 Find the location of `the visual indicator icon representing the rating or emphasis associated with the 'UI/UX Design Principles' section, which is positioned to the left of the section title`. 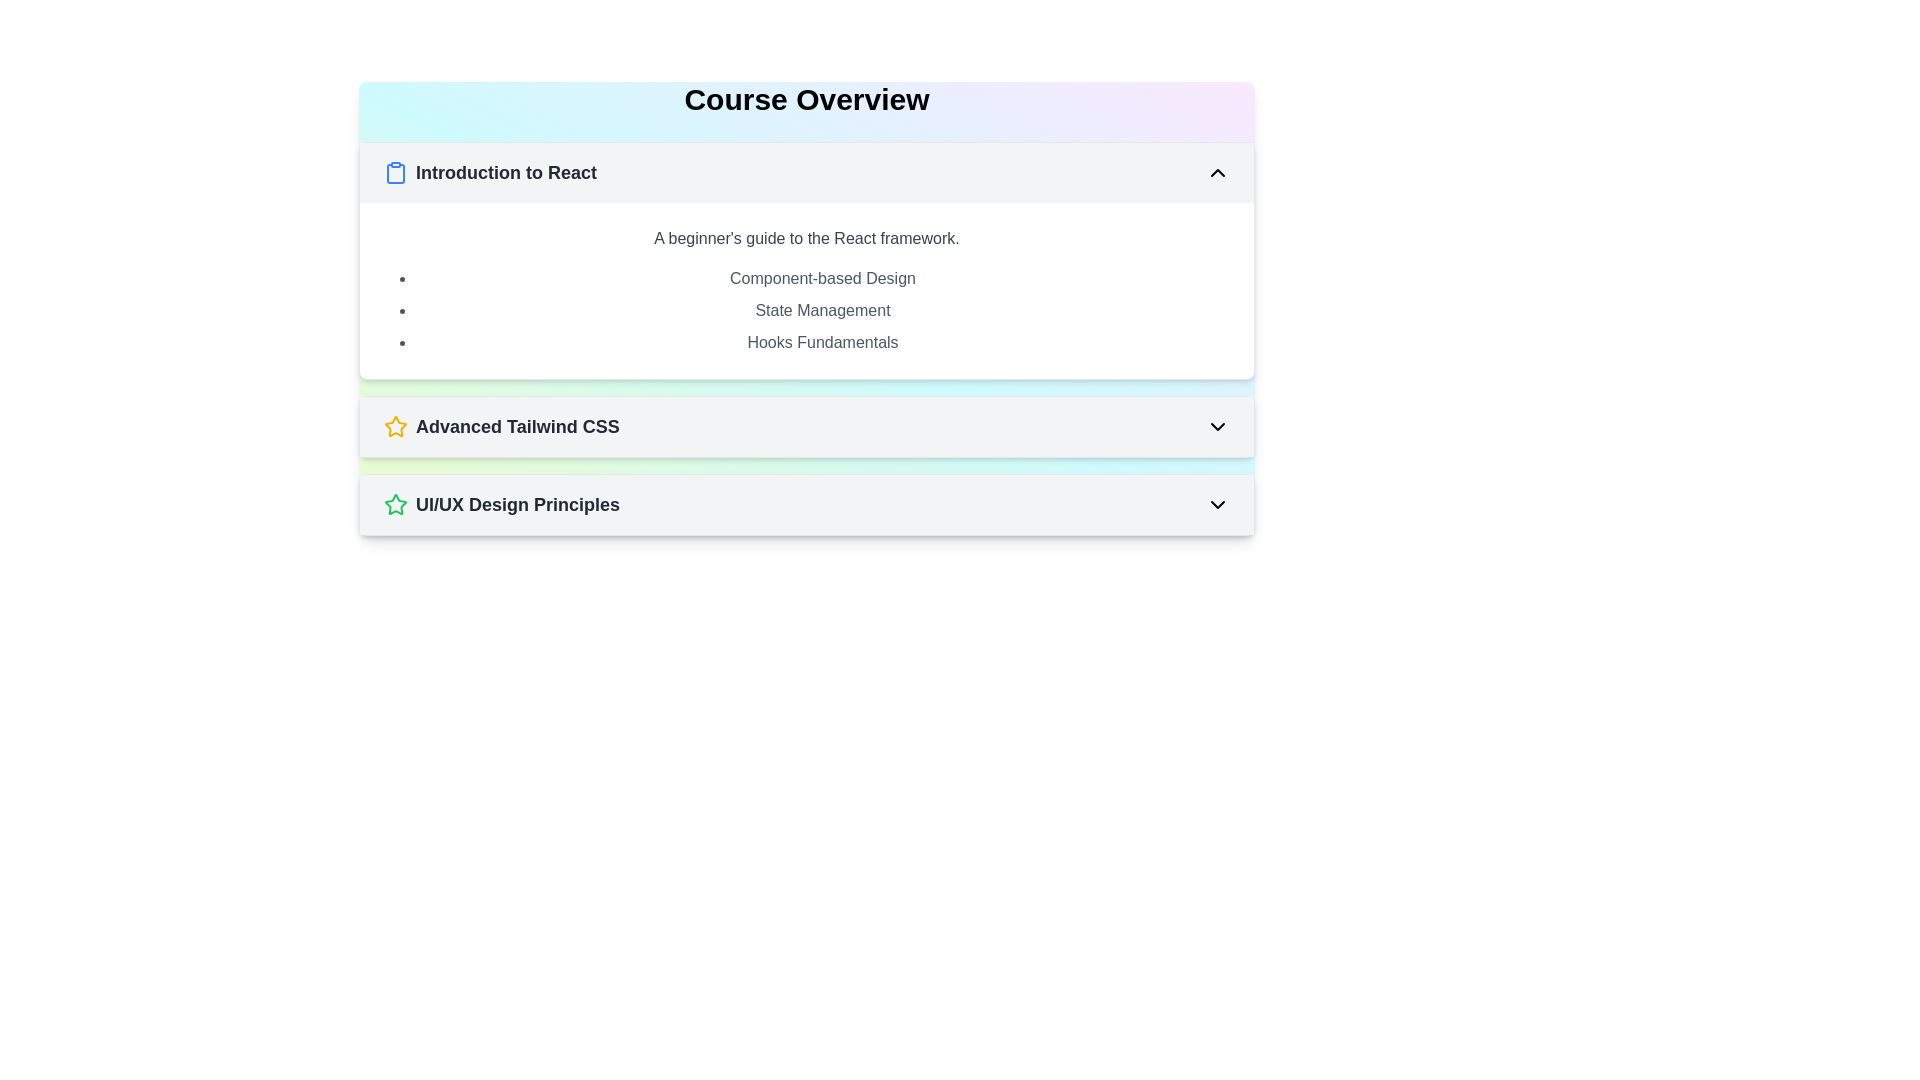

the visual indicator icon representing the rating or emphasis associated with the 'UI/UX Design Principles' section, which is positioned to the left of the section title is located at coordinates (395, 504).